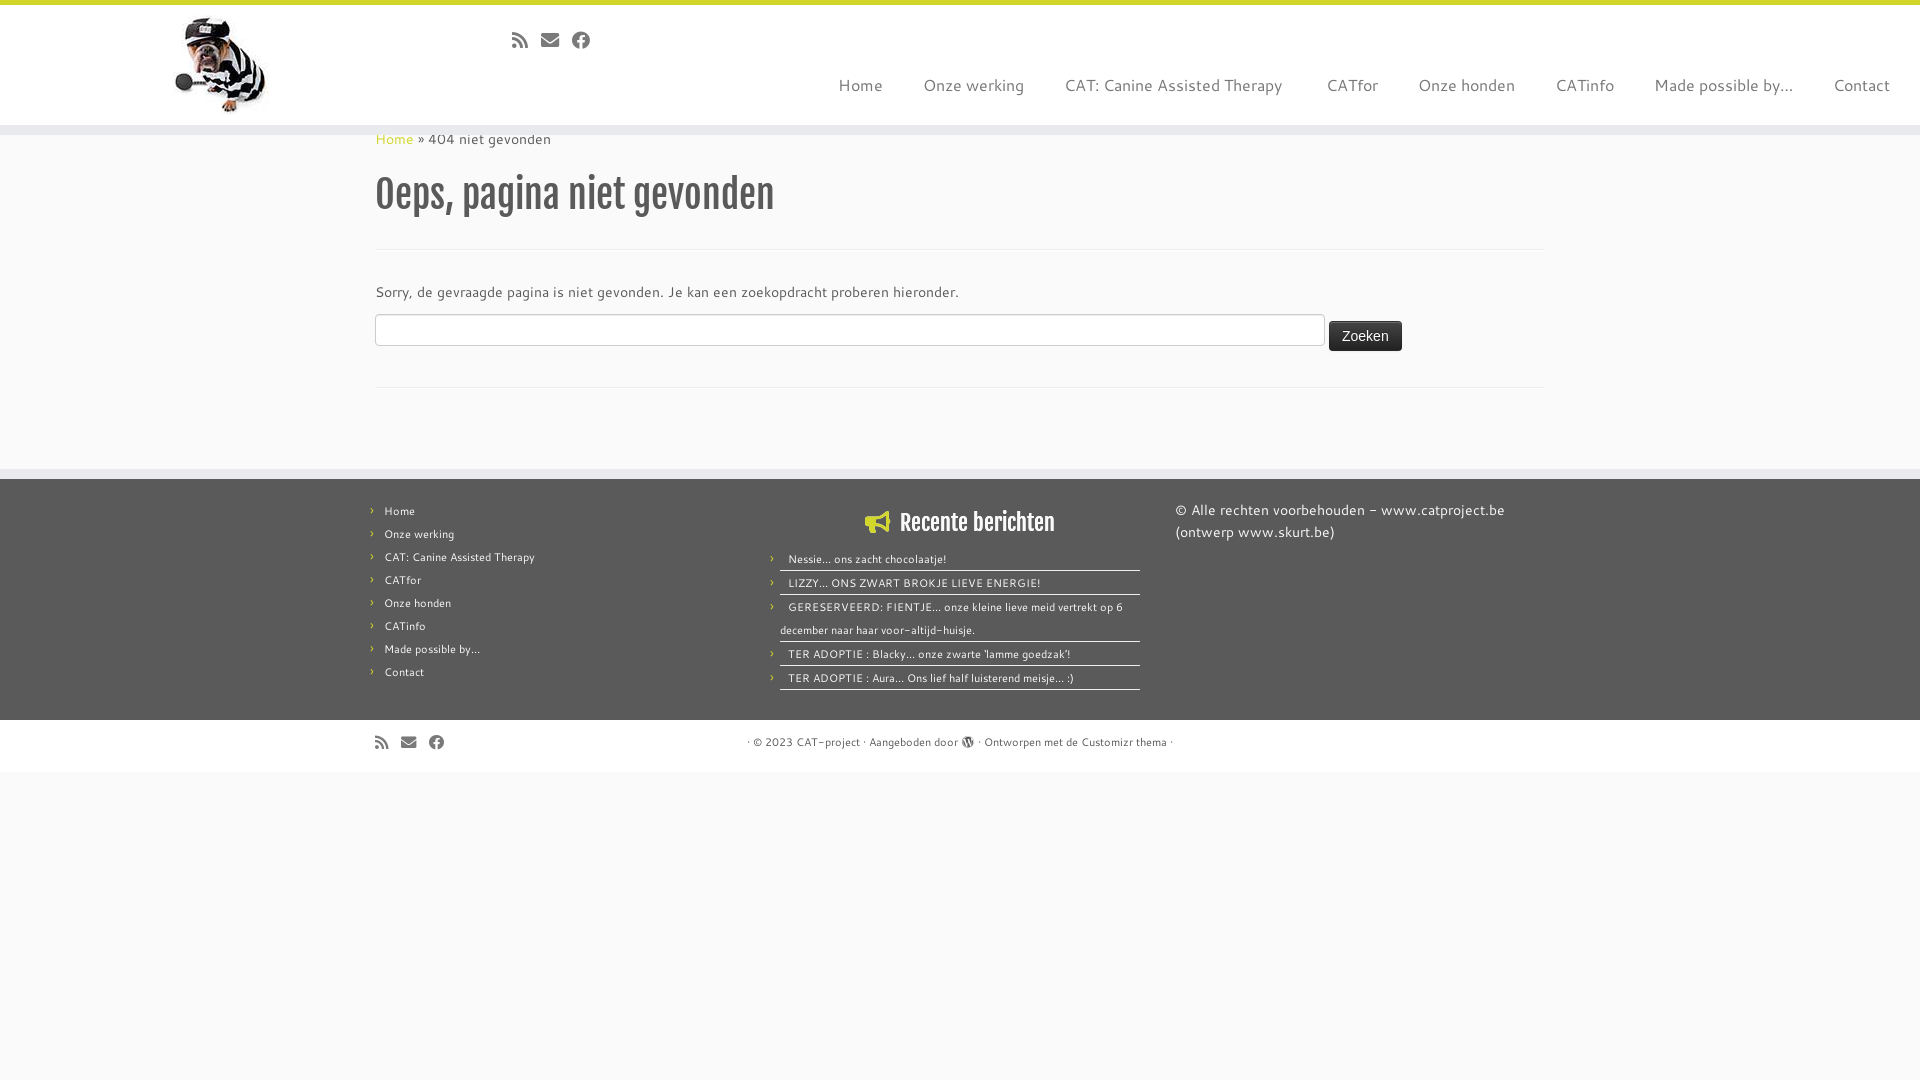 This screenshot has height=1080, width=1920. Describe the element at coordinates (556, 39) in the screenshot. I see `'E-mail'` at that location.